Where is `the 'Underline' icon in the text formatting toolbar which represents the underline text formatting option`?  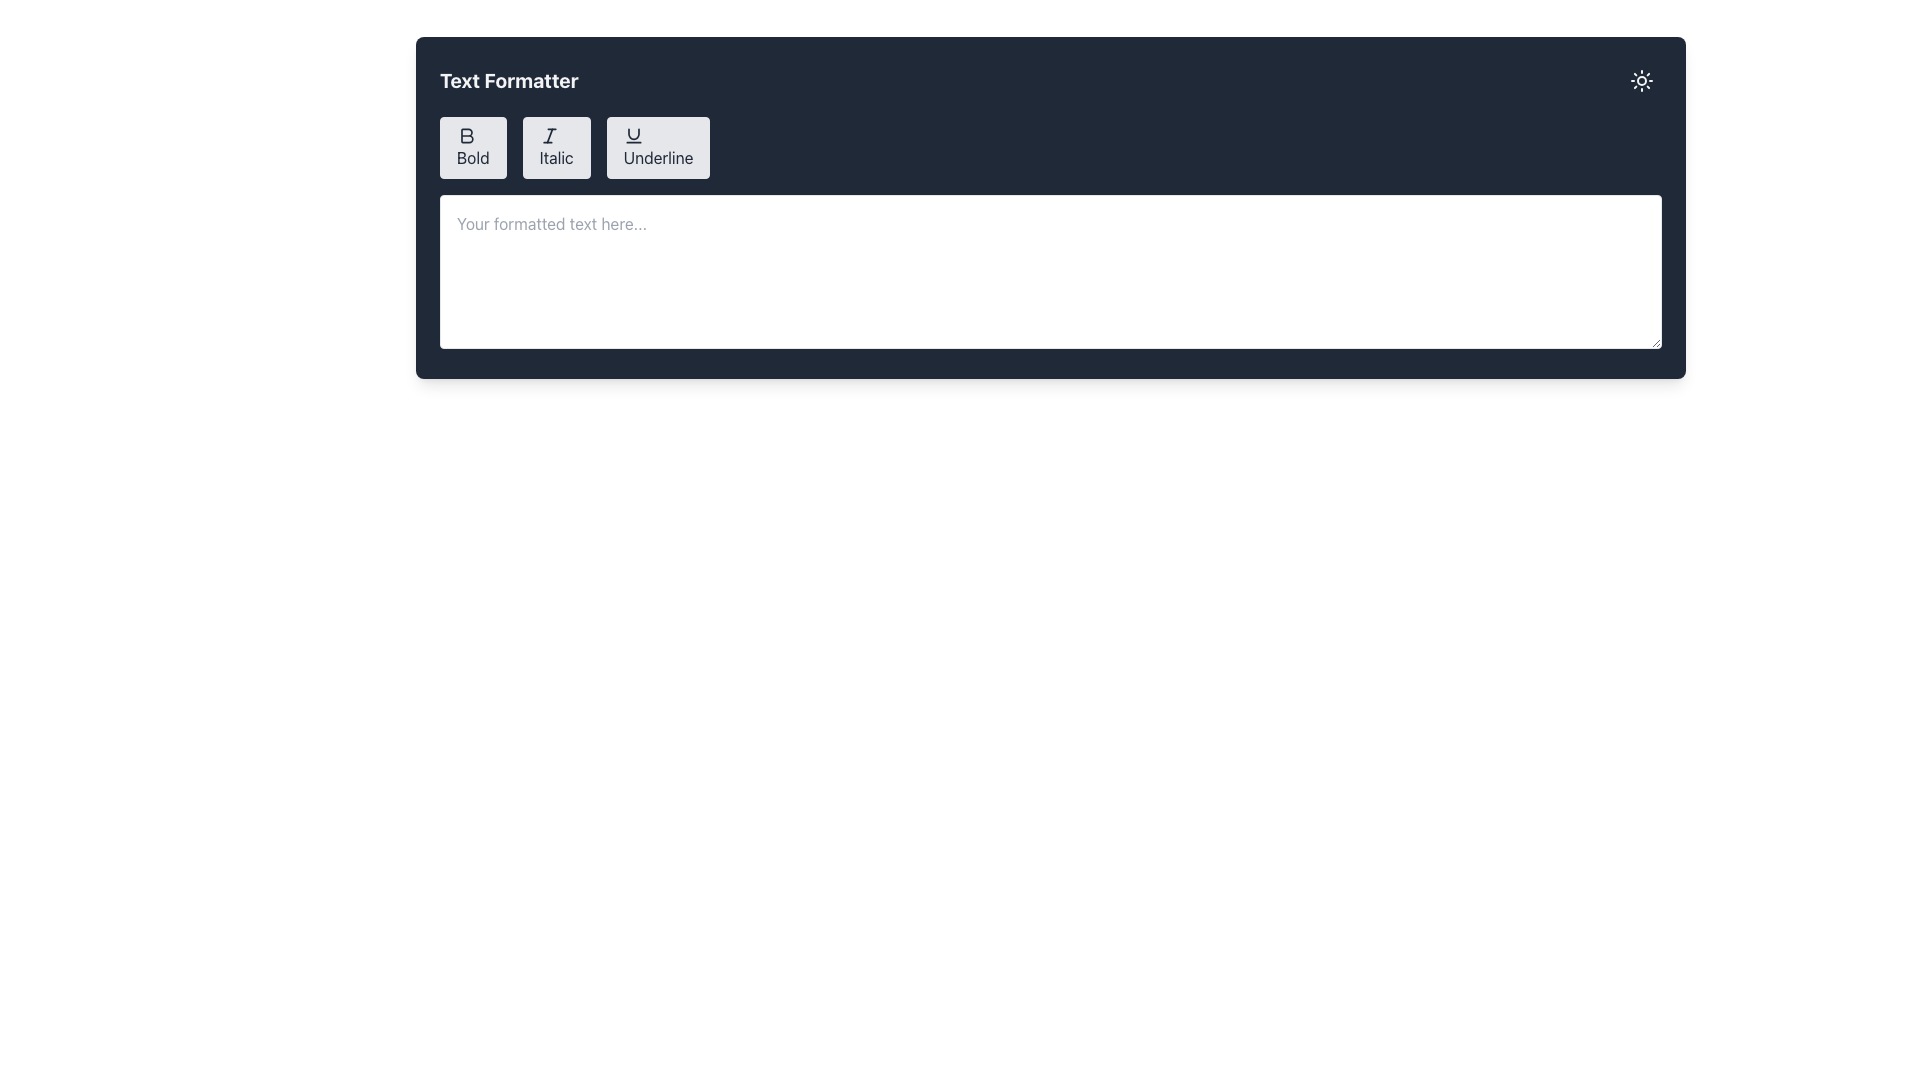
the 'Underline' icon in the text formatting toolbar which represents the underline text formatting option is located at coordinates (632, 134).